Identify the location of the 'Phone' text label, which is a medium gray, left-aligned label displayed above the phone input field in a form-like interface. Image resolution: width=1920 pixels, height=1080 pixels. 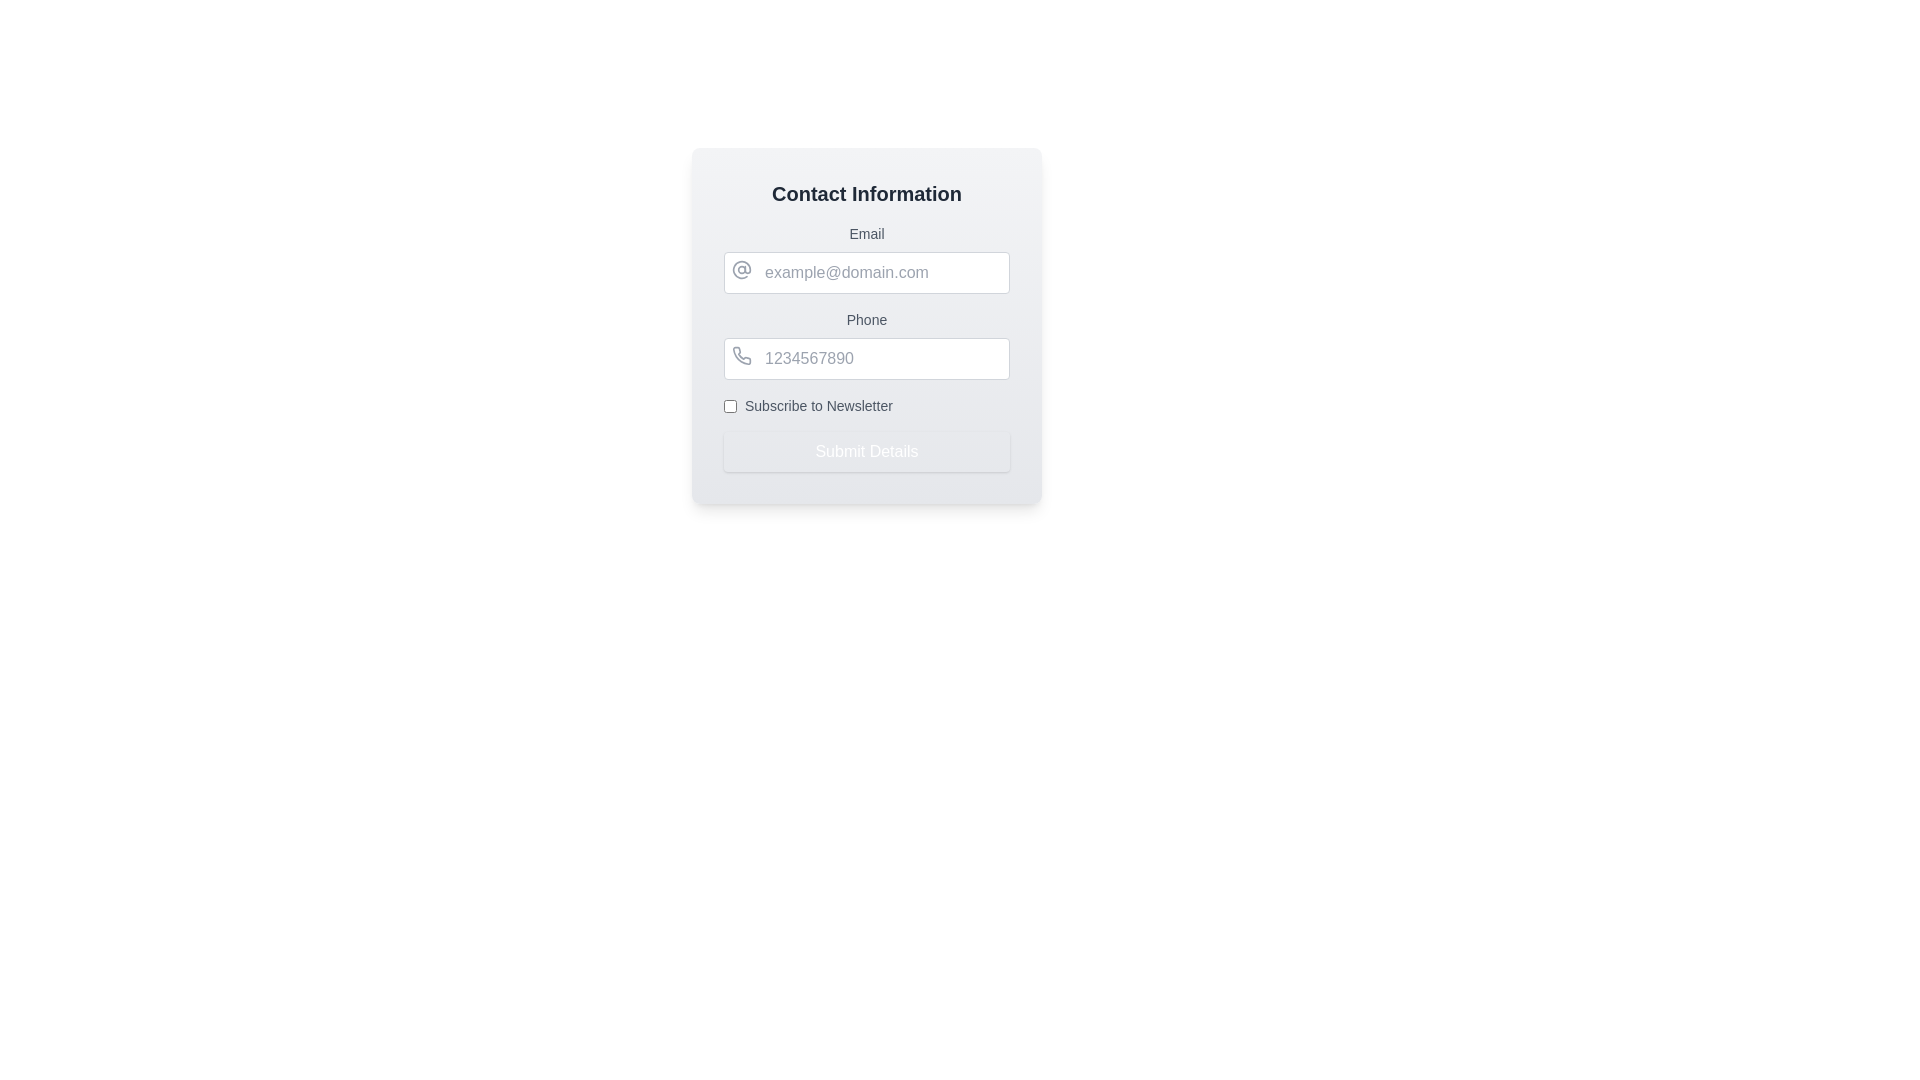
(867, 319).